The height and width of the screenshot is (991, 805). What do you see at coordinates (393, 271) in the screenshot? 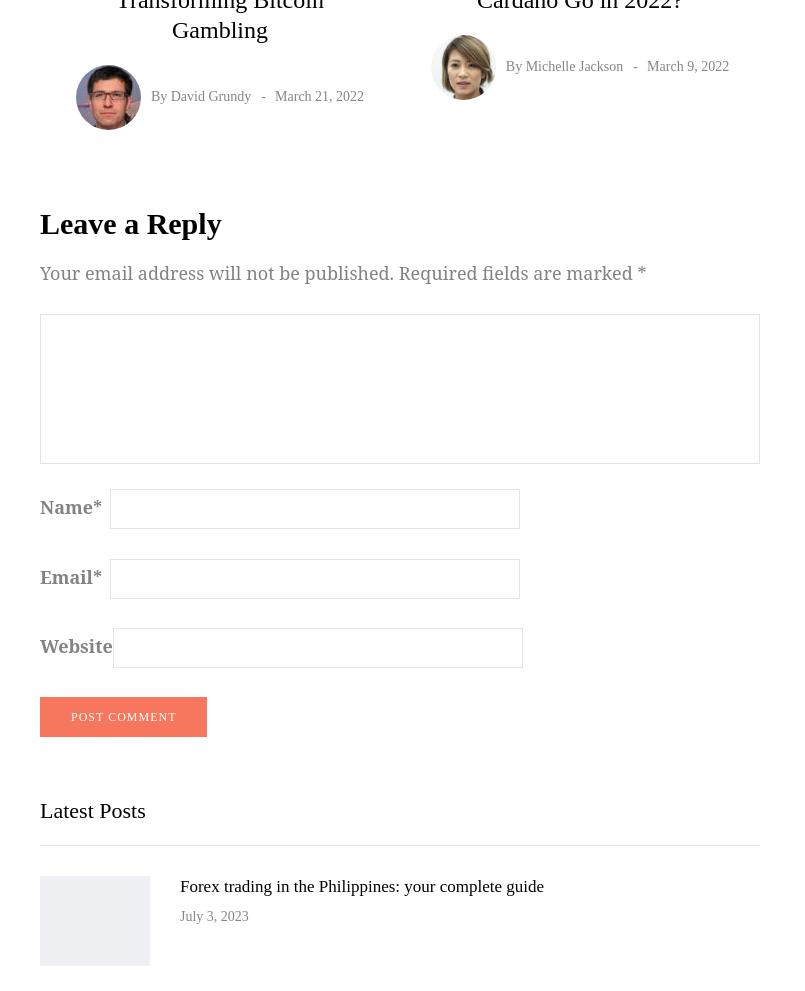
I see `'Required fields are marked'` at bounding box center [393, 271].